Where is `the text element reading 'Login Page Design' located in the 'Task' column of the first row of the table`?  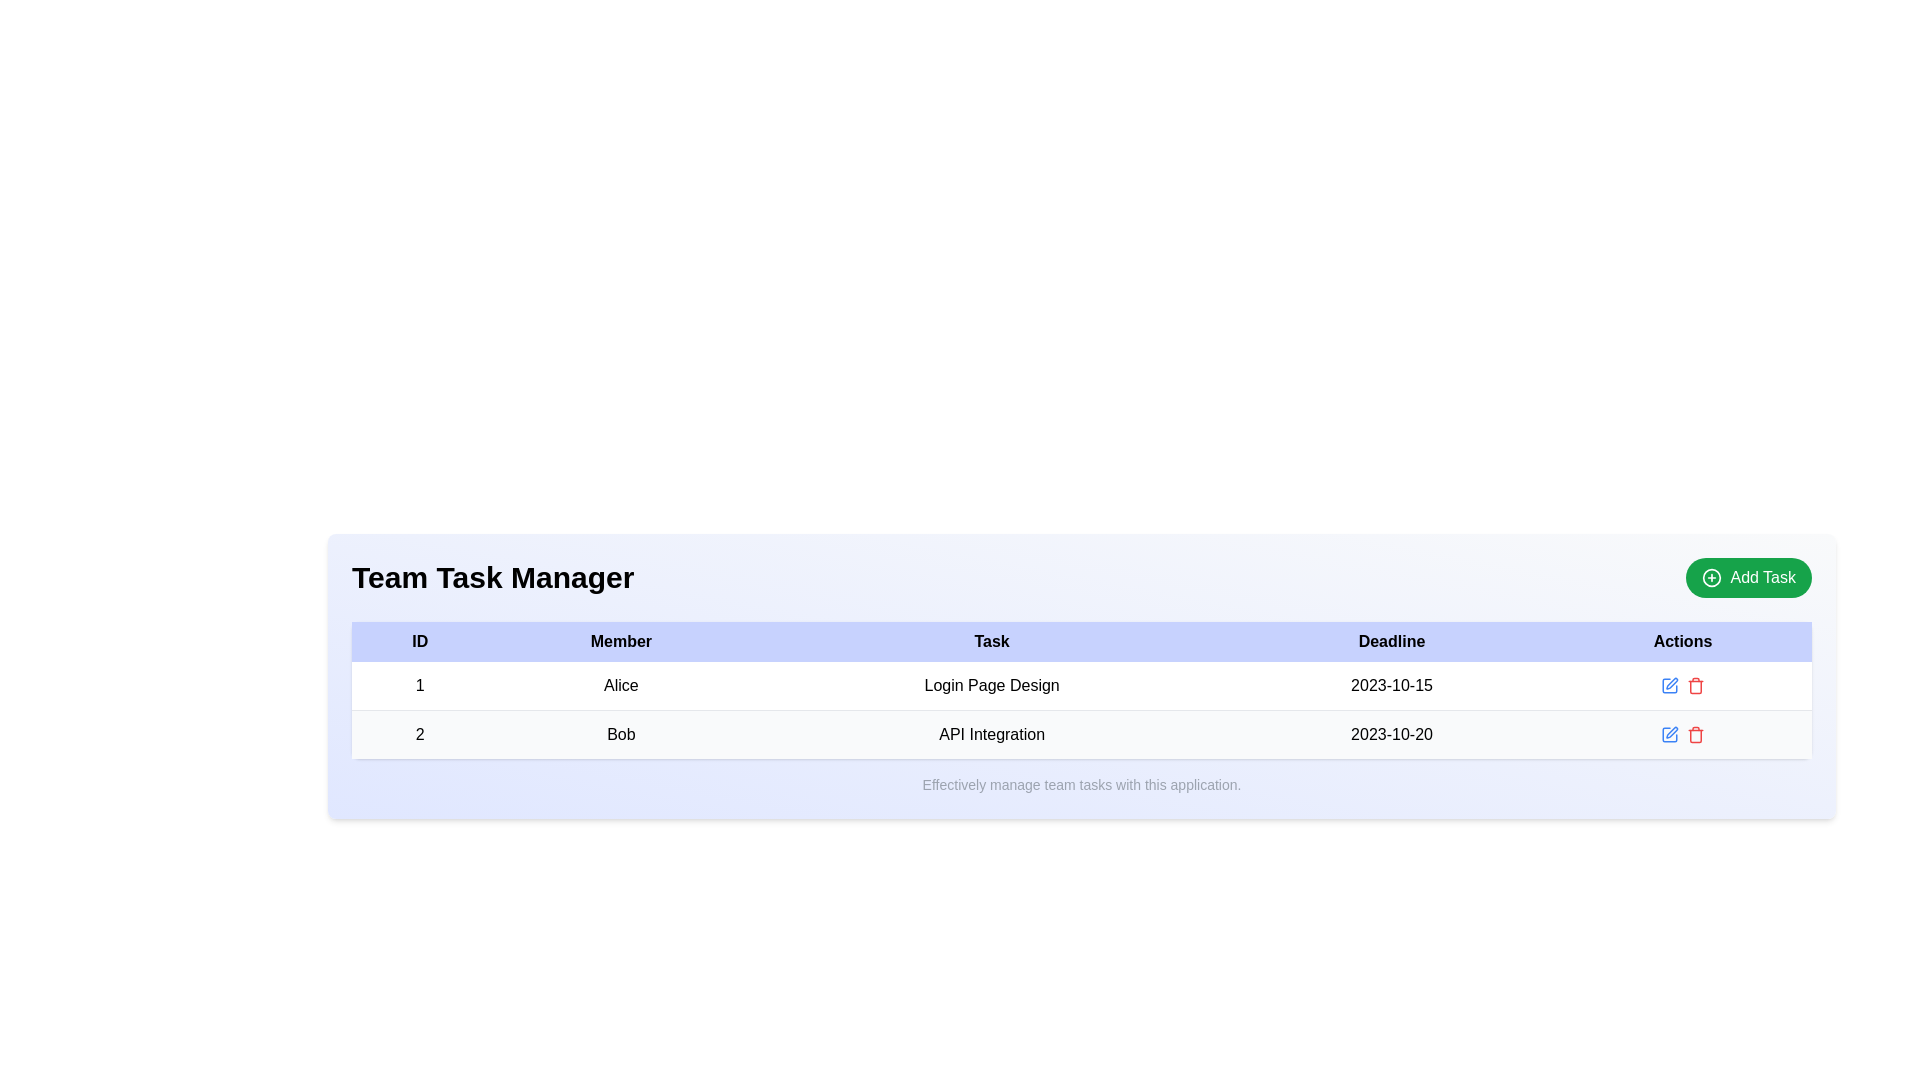
the text element reading 'Login Page Design' located in the 'Task' column of the first row of the table is located at coordinates (992, 685).